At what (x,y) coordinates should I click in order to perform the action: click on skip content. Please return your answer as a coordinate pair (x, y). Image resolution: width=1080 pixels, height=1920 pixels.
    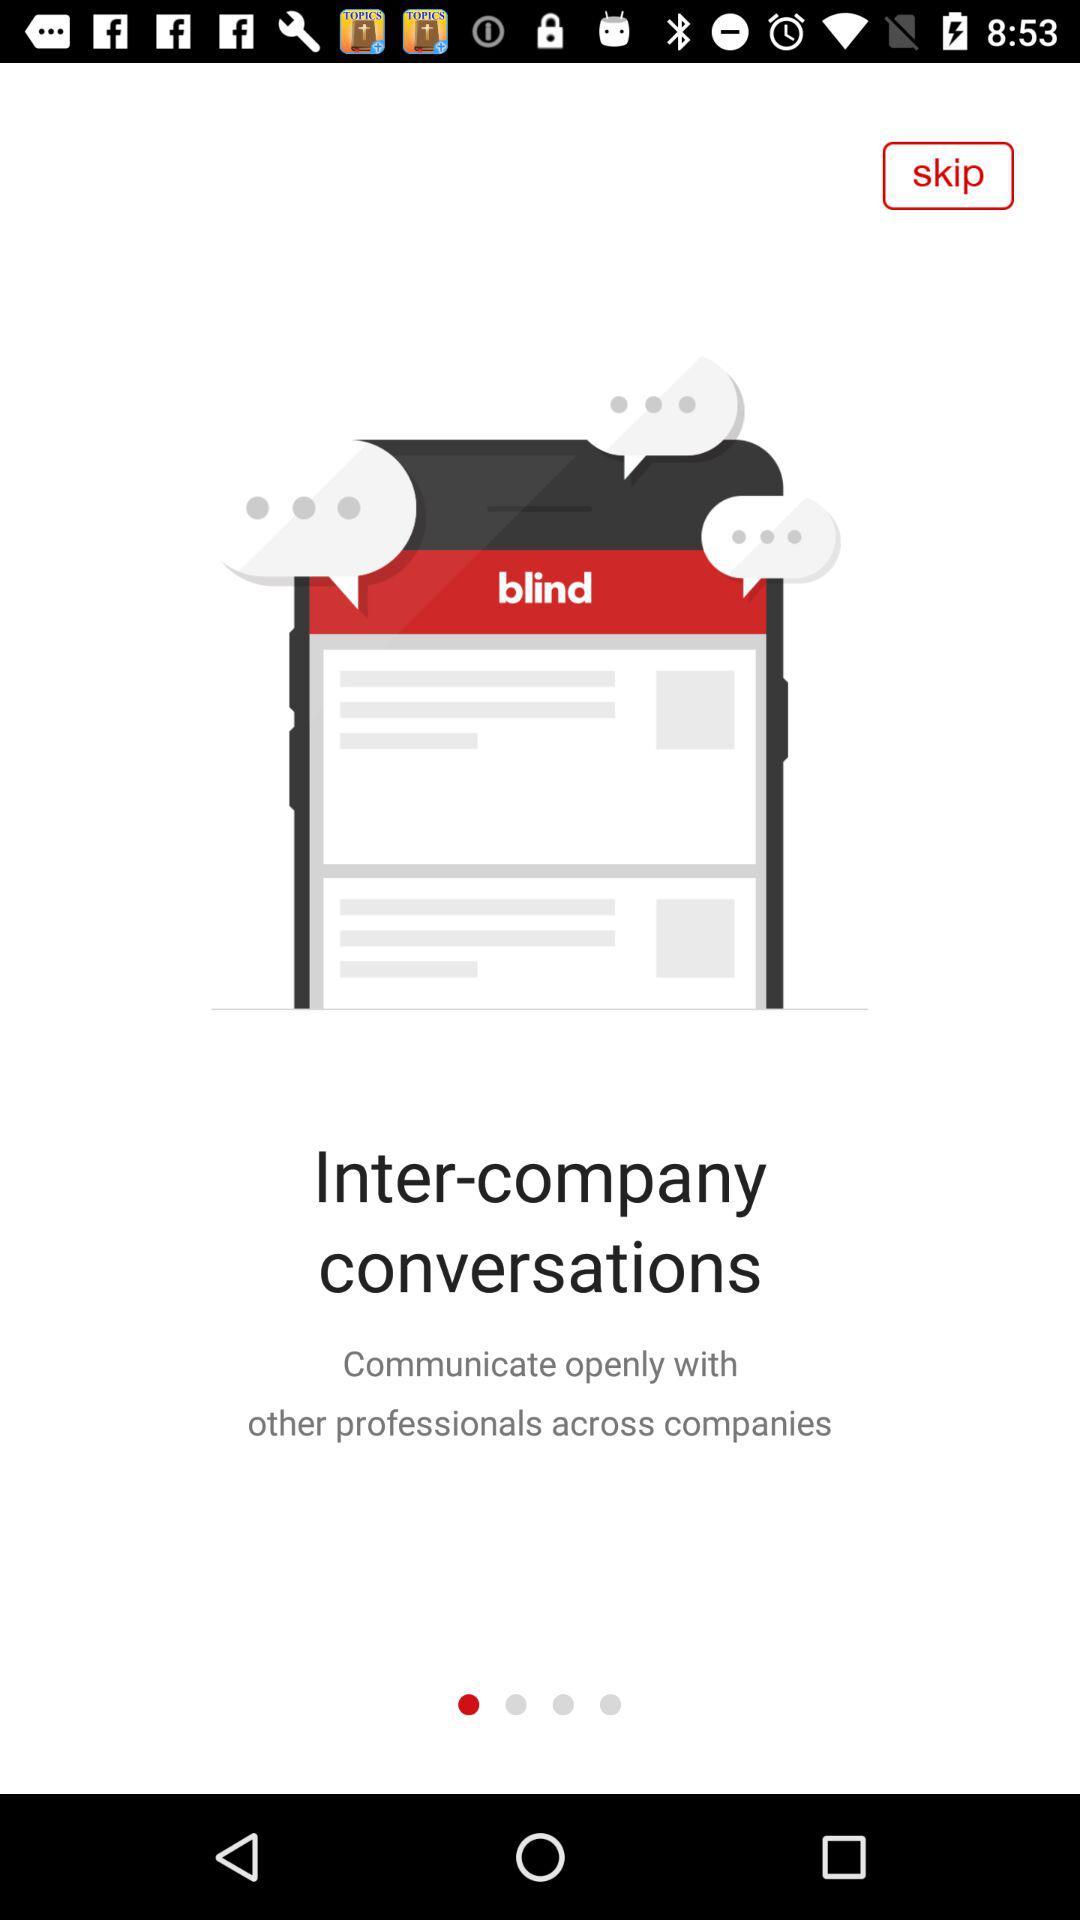
    Looking at the image, I should click on (947, 175).